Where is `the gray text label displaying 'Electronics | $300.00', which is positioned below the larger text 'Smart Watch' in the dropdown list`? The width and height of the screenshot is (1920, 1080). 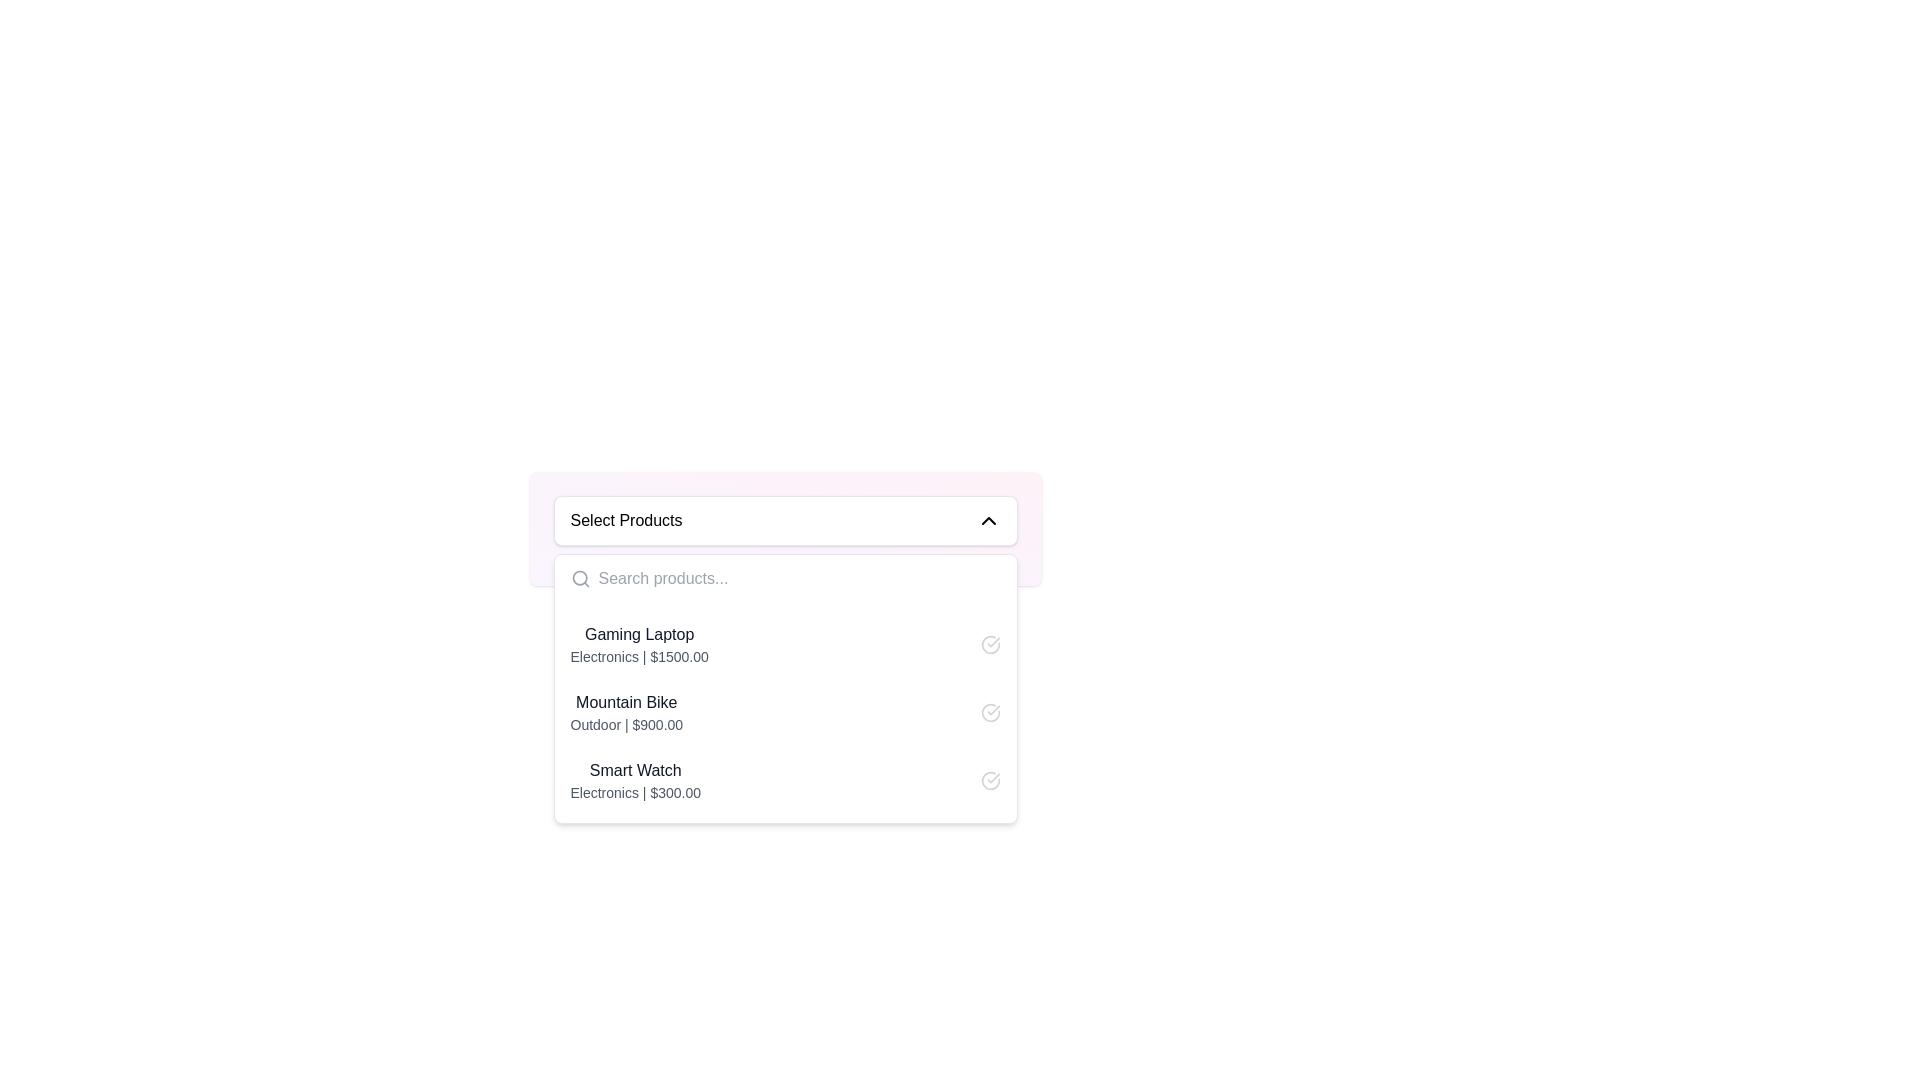
the gray text label displaying 'Electronics | $300.00', which is positioned below the larger text 'Smart Watch' in the dropdown list is located at coordinates (634, 792).